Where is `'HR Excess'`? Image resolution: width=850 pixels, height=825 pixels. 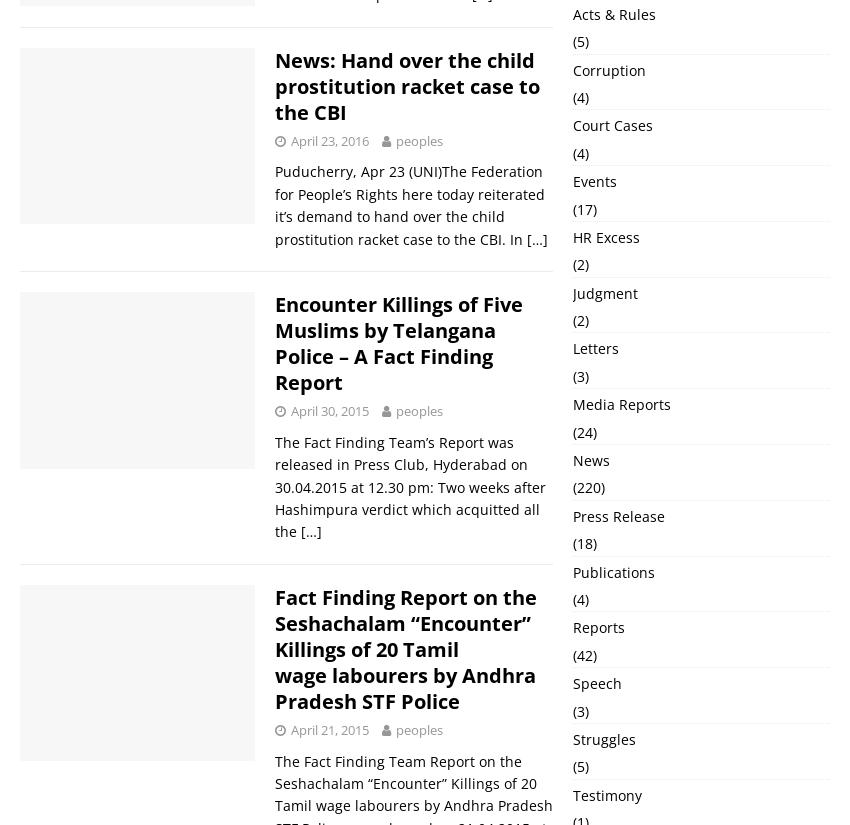
'HR Excess' is located at coordinates (605, 236).